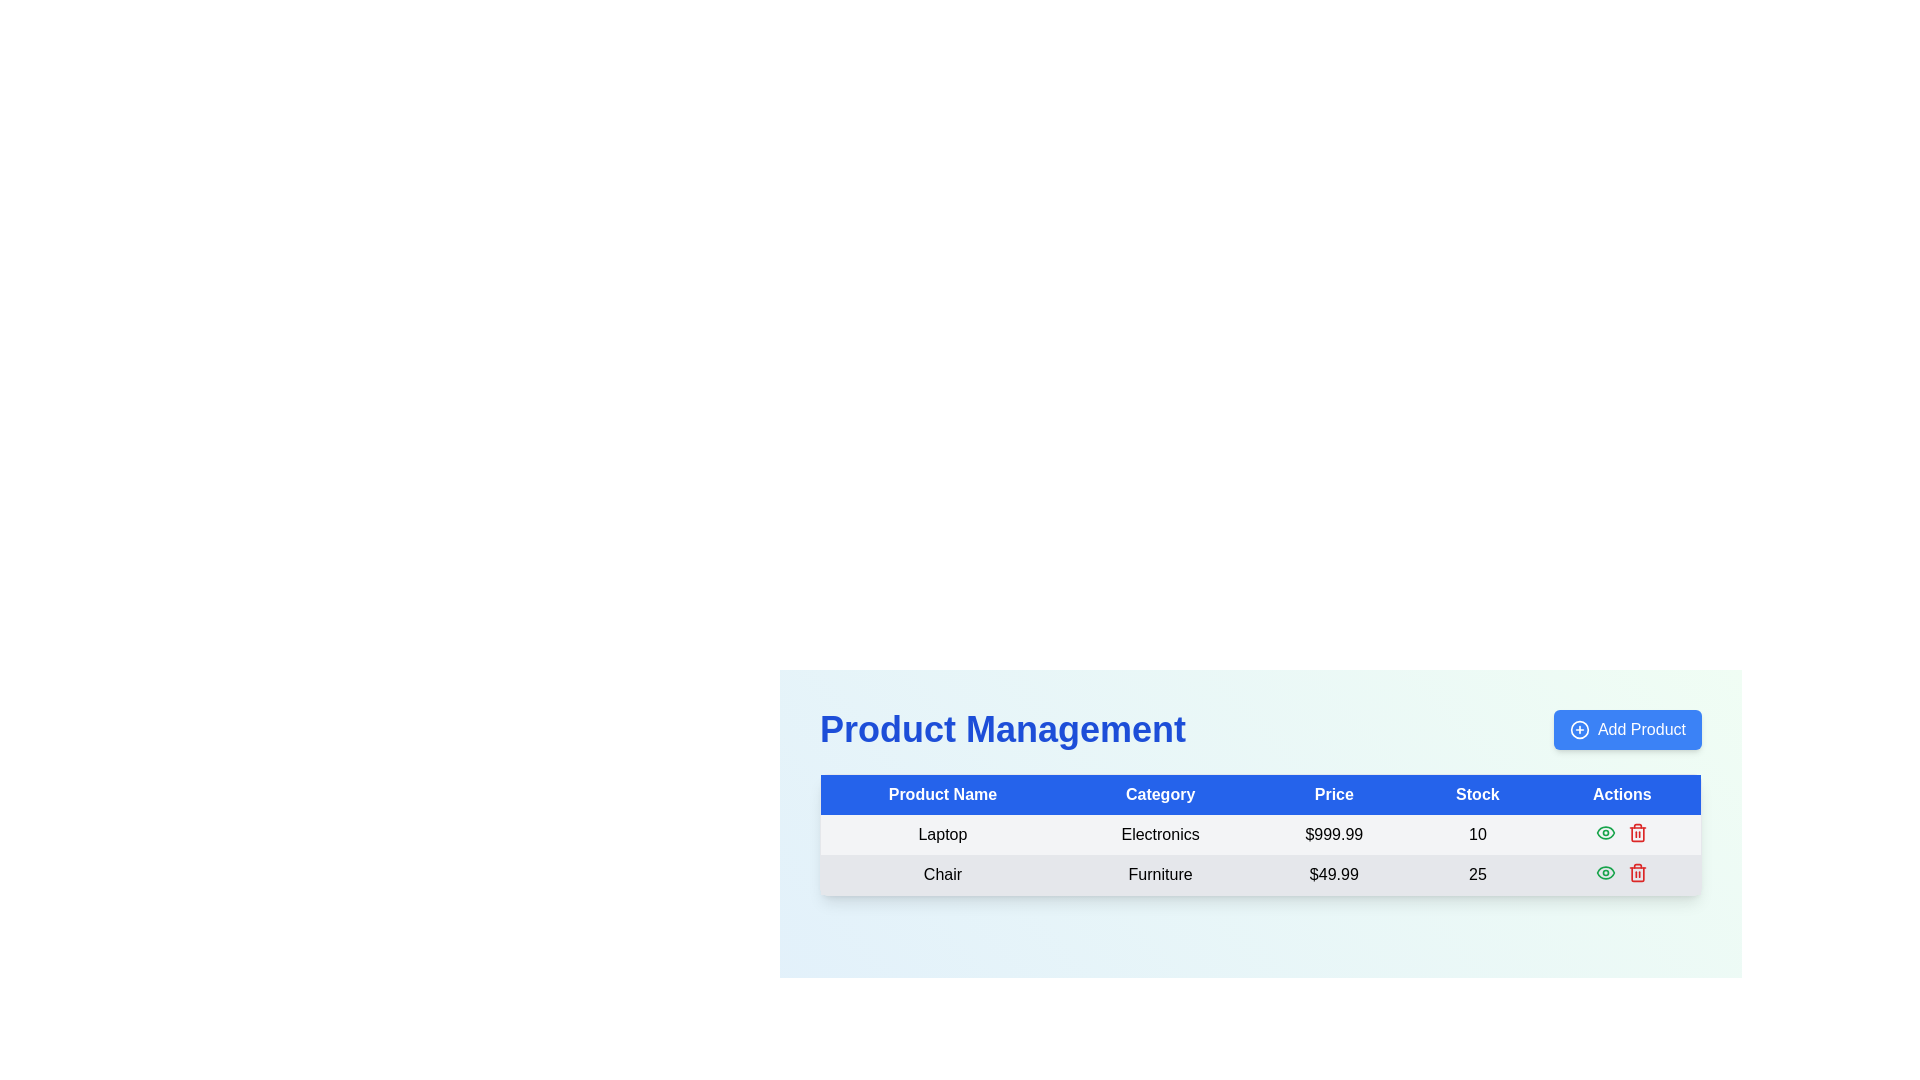  I want to click on the table cell displaying 'Electronics' in bold black font, centered within a light gray background, located in the second column of the first data row under the 'Category' header in the 'Product Management' table, so click(1160, 834).